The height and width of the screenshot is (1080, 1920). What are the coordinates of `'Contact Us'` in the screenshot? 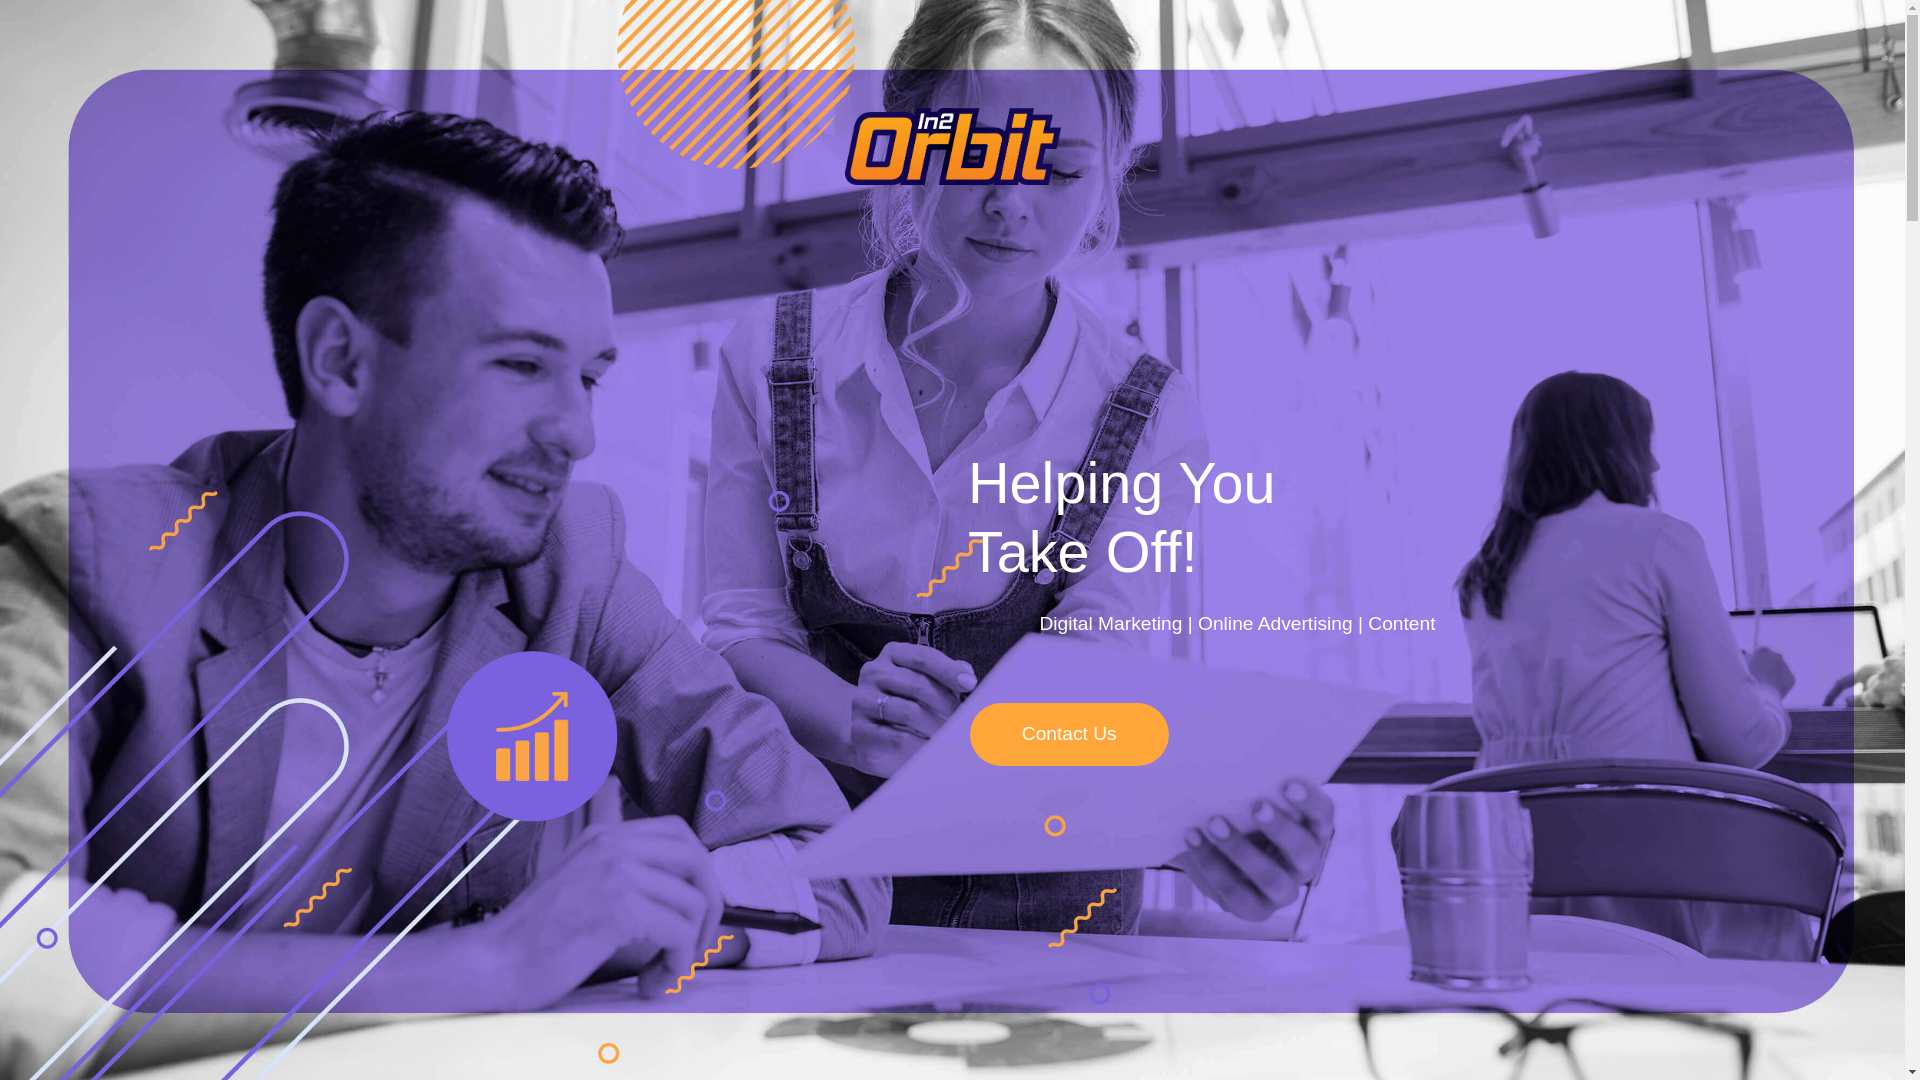 It's located at (1068, 734).